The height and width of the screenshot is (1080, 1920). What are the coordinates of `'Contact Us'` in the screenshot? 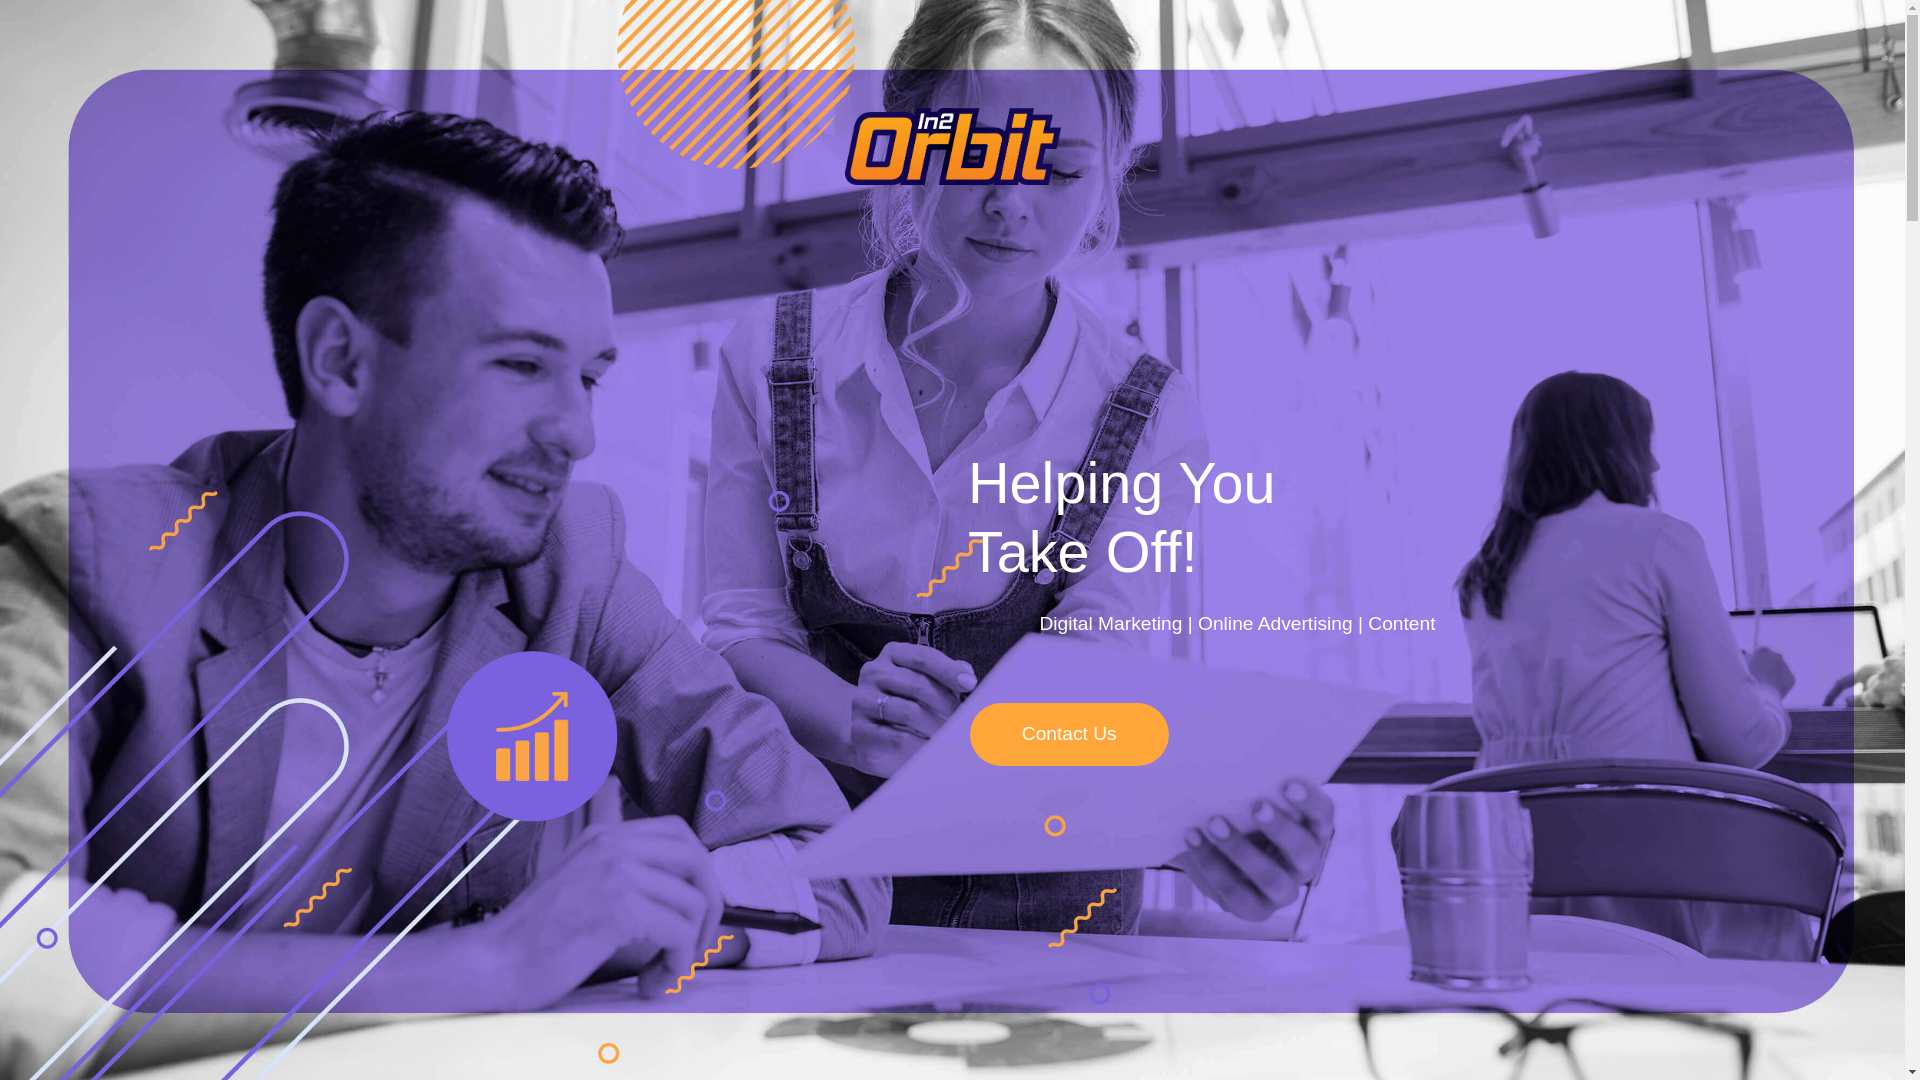 It's located at (1068, 734).